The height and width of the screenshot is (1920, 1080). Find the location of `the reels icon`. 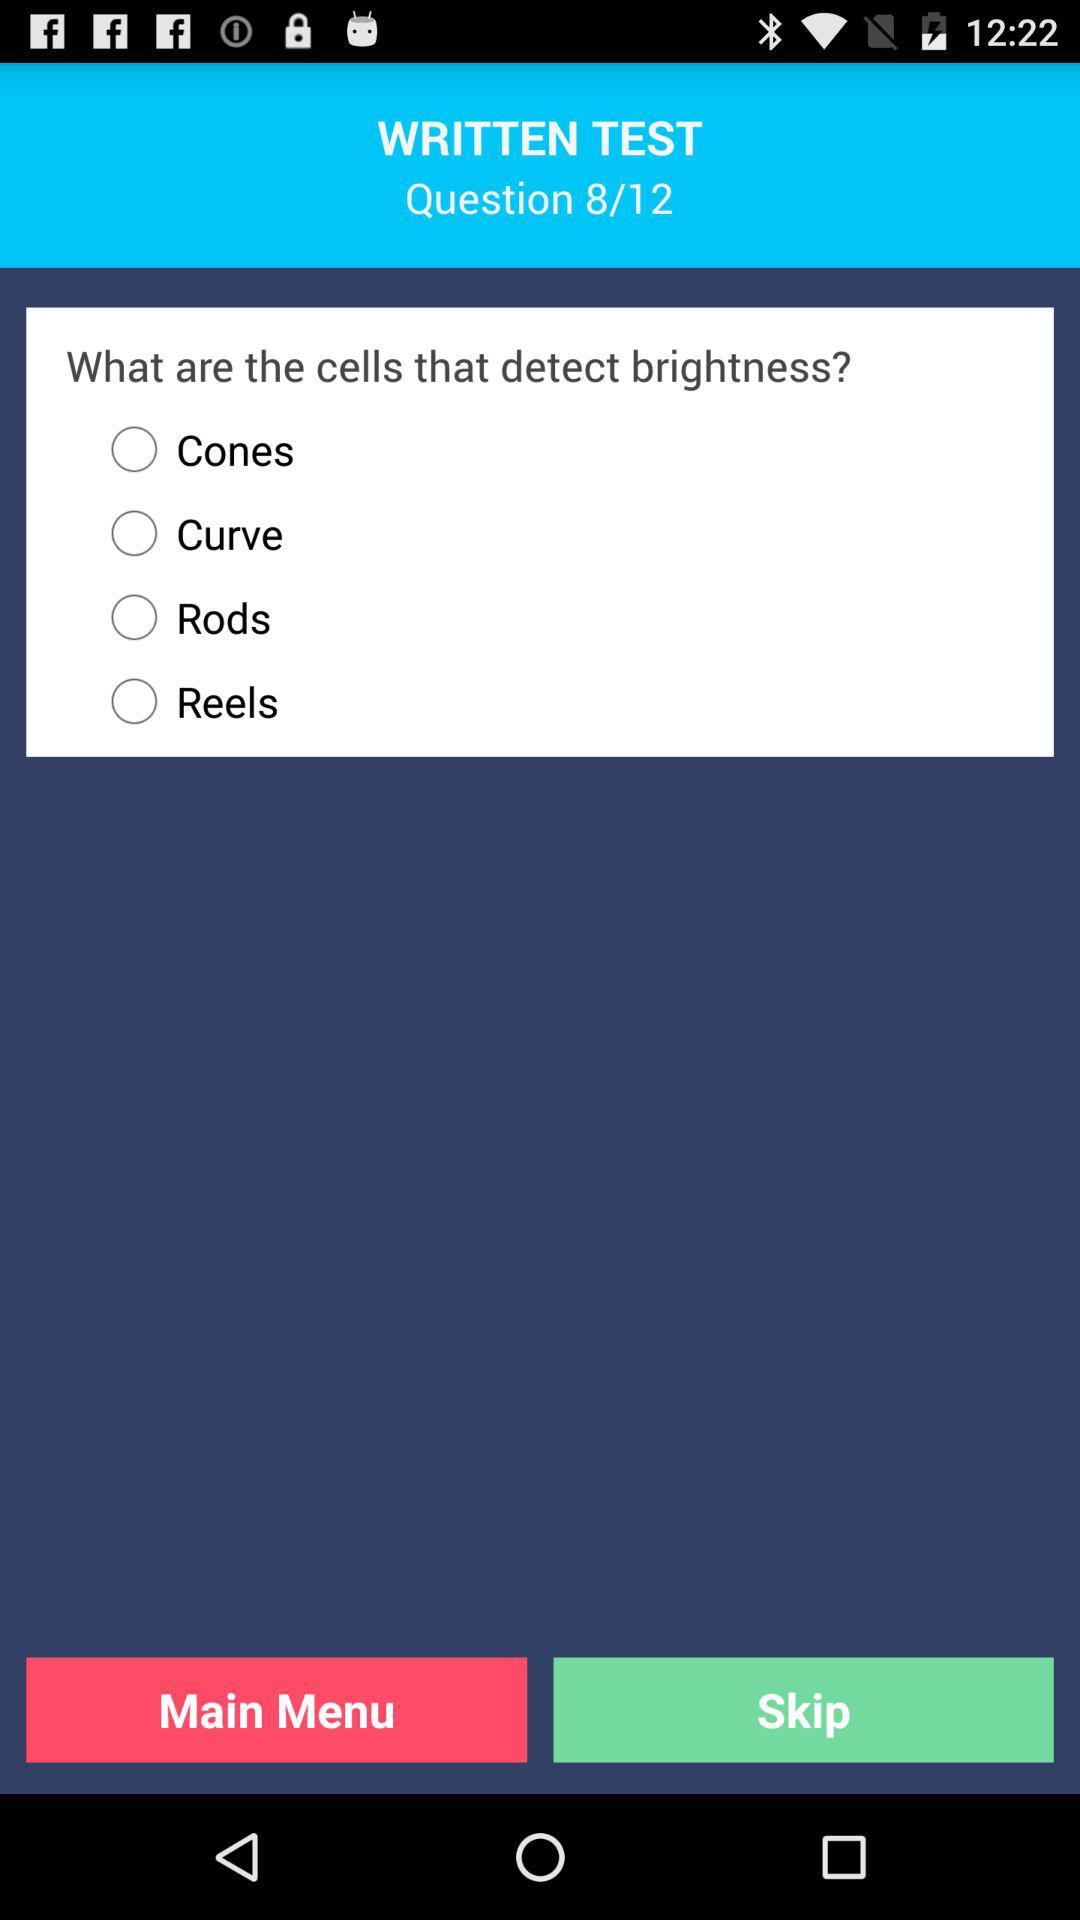

the reels icon is located at coordinates (553, 701).